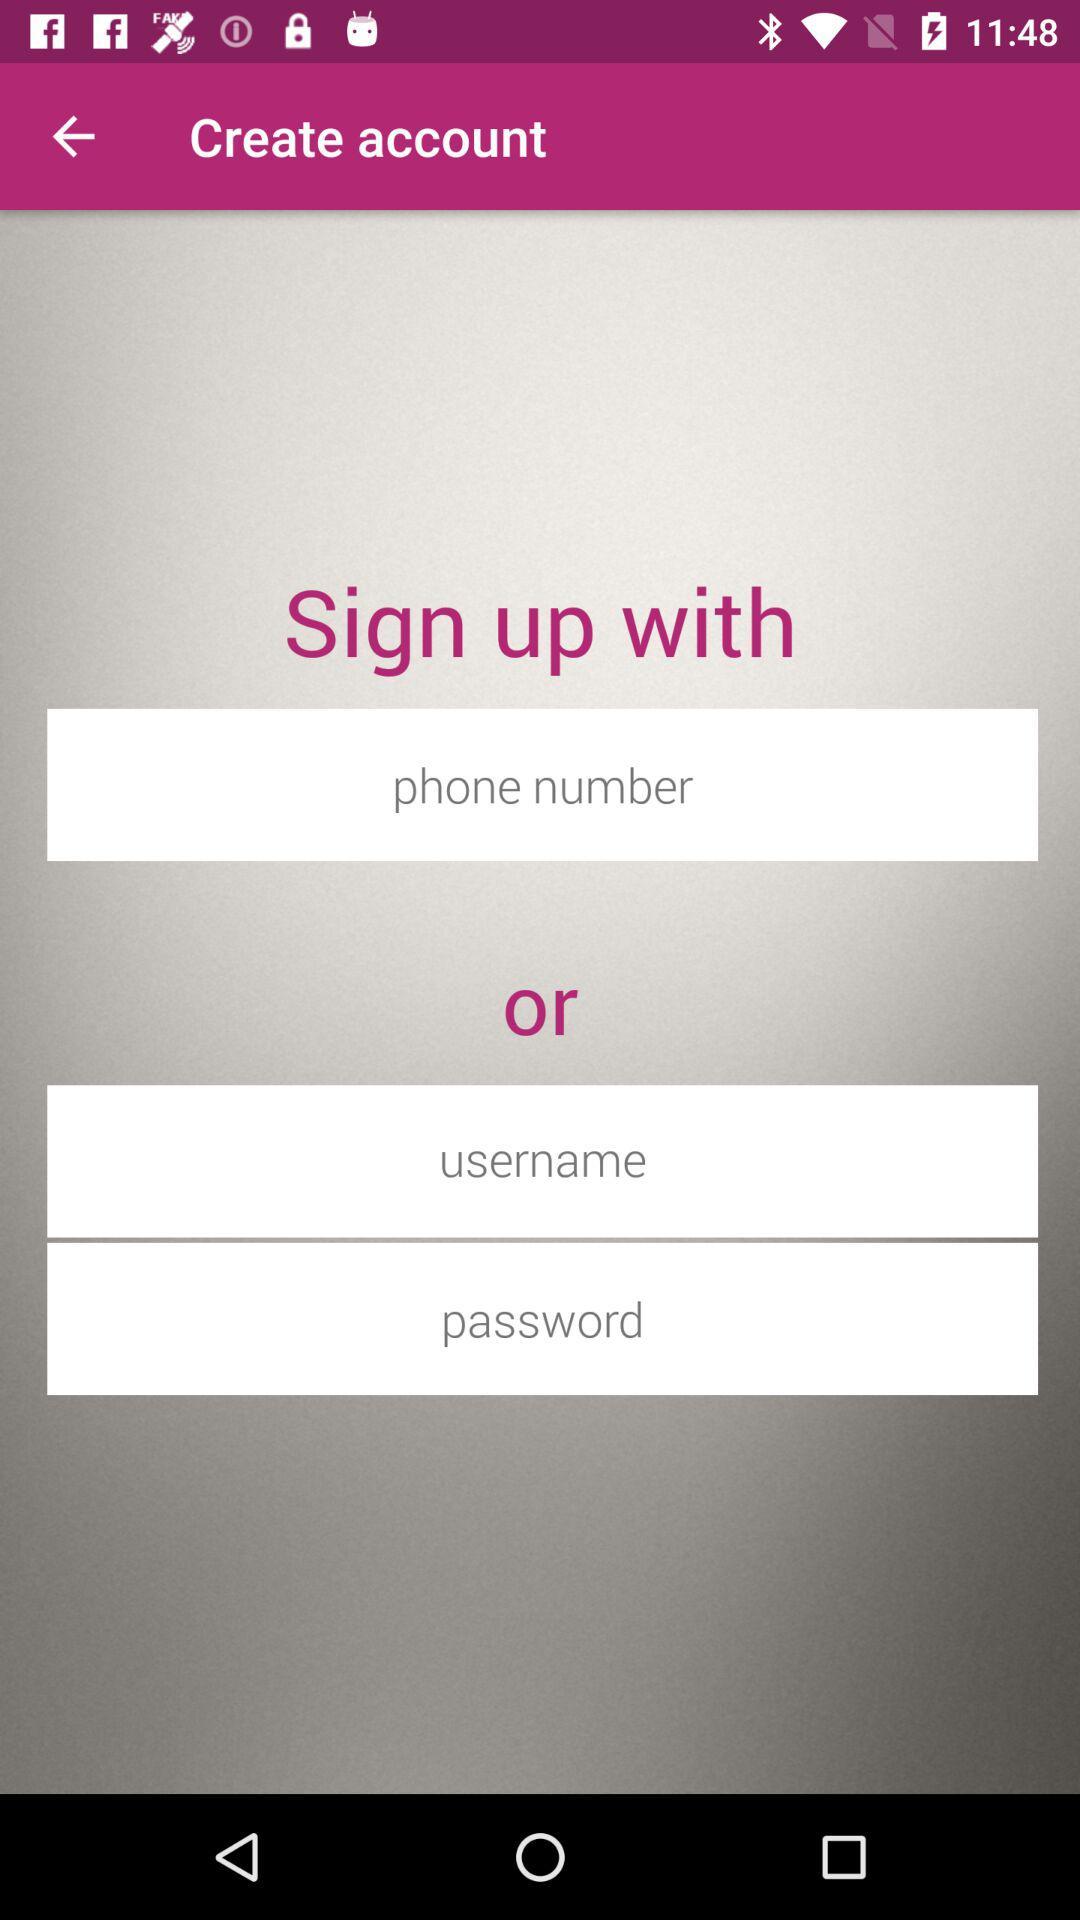 Image resolution: width=1080 pixels, height=1920 pixels. What do you see at coordinates (72, 135) in the screenshot?
I see `the item at the top left corner` at bounding box center [72, 135].